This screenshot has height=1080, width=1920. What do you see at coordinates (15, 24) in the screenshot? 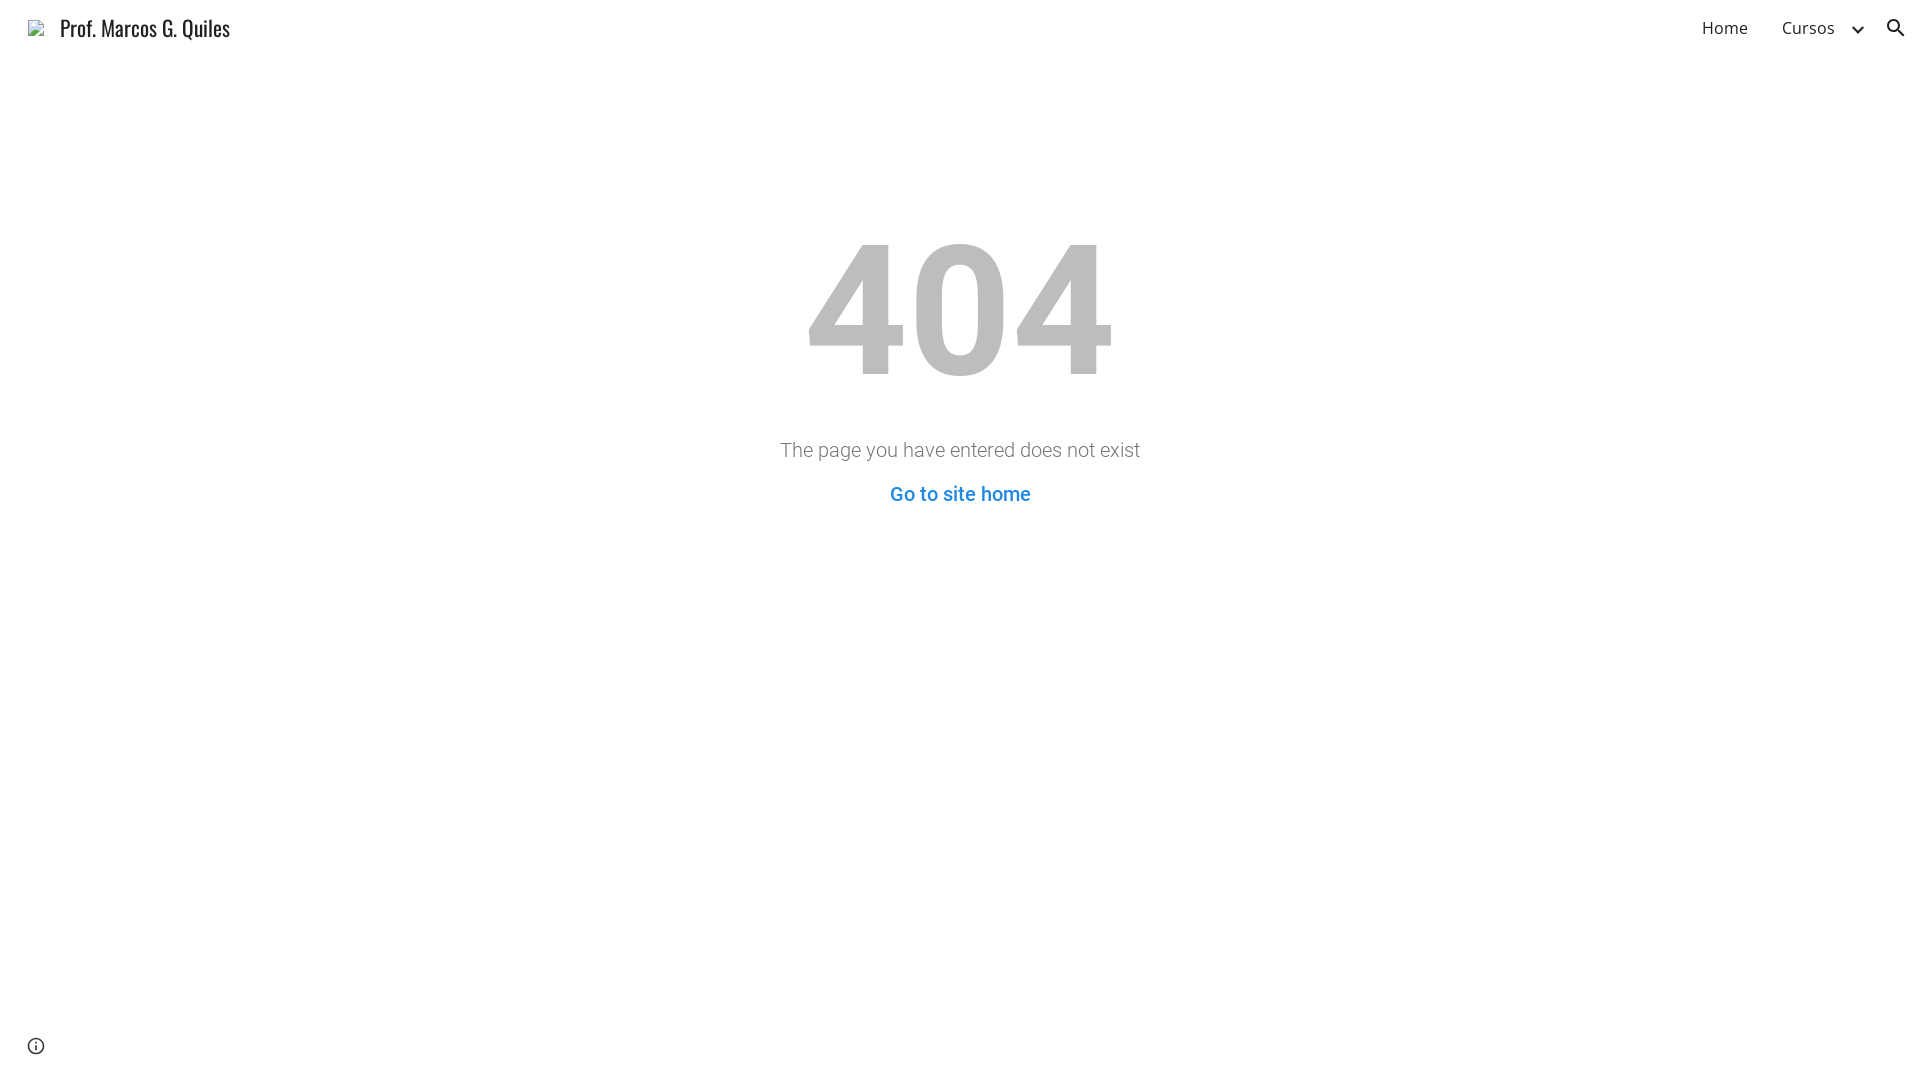
I see `'Prof. Marcos G. Quiles'` at bounding box center [15, 24].